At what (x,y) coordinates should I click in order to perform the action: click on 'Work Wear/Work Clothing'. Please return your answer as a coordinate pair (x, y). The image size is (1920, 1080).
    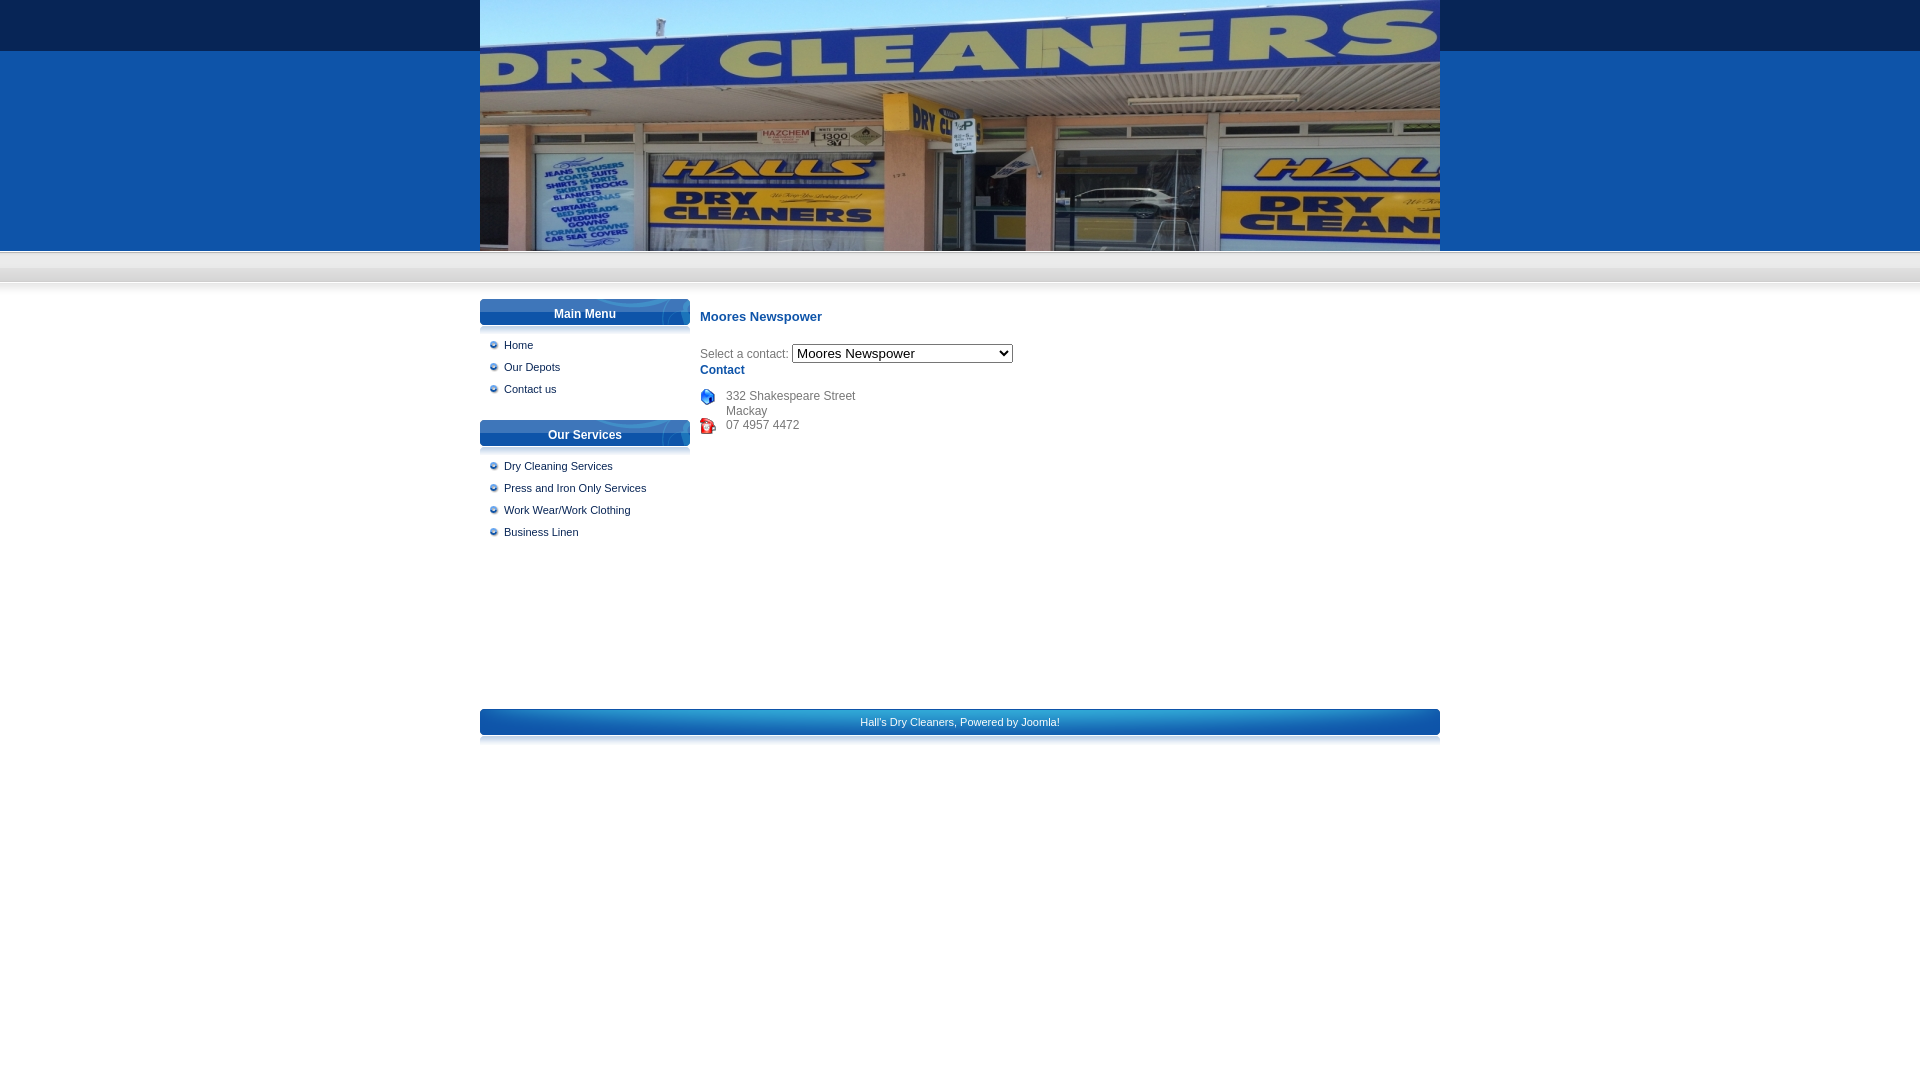
    Looking at the image, I should click on (489, 508).